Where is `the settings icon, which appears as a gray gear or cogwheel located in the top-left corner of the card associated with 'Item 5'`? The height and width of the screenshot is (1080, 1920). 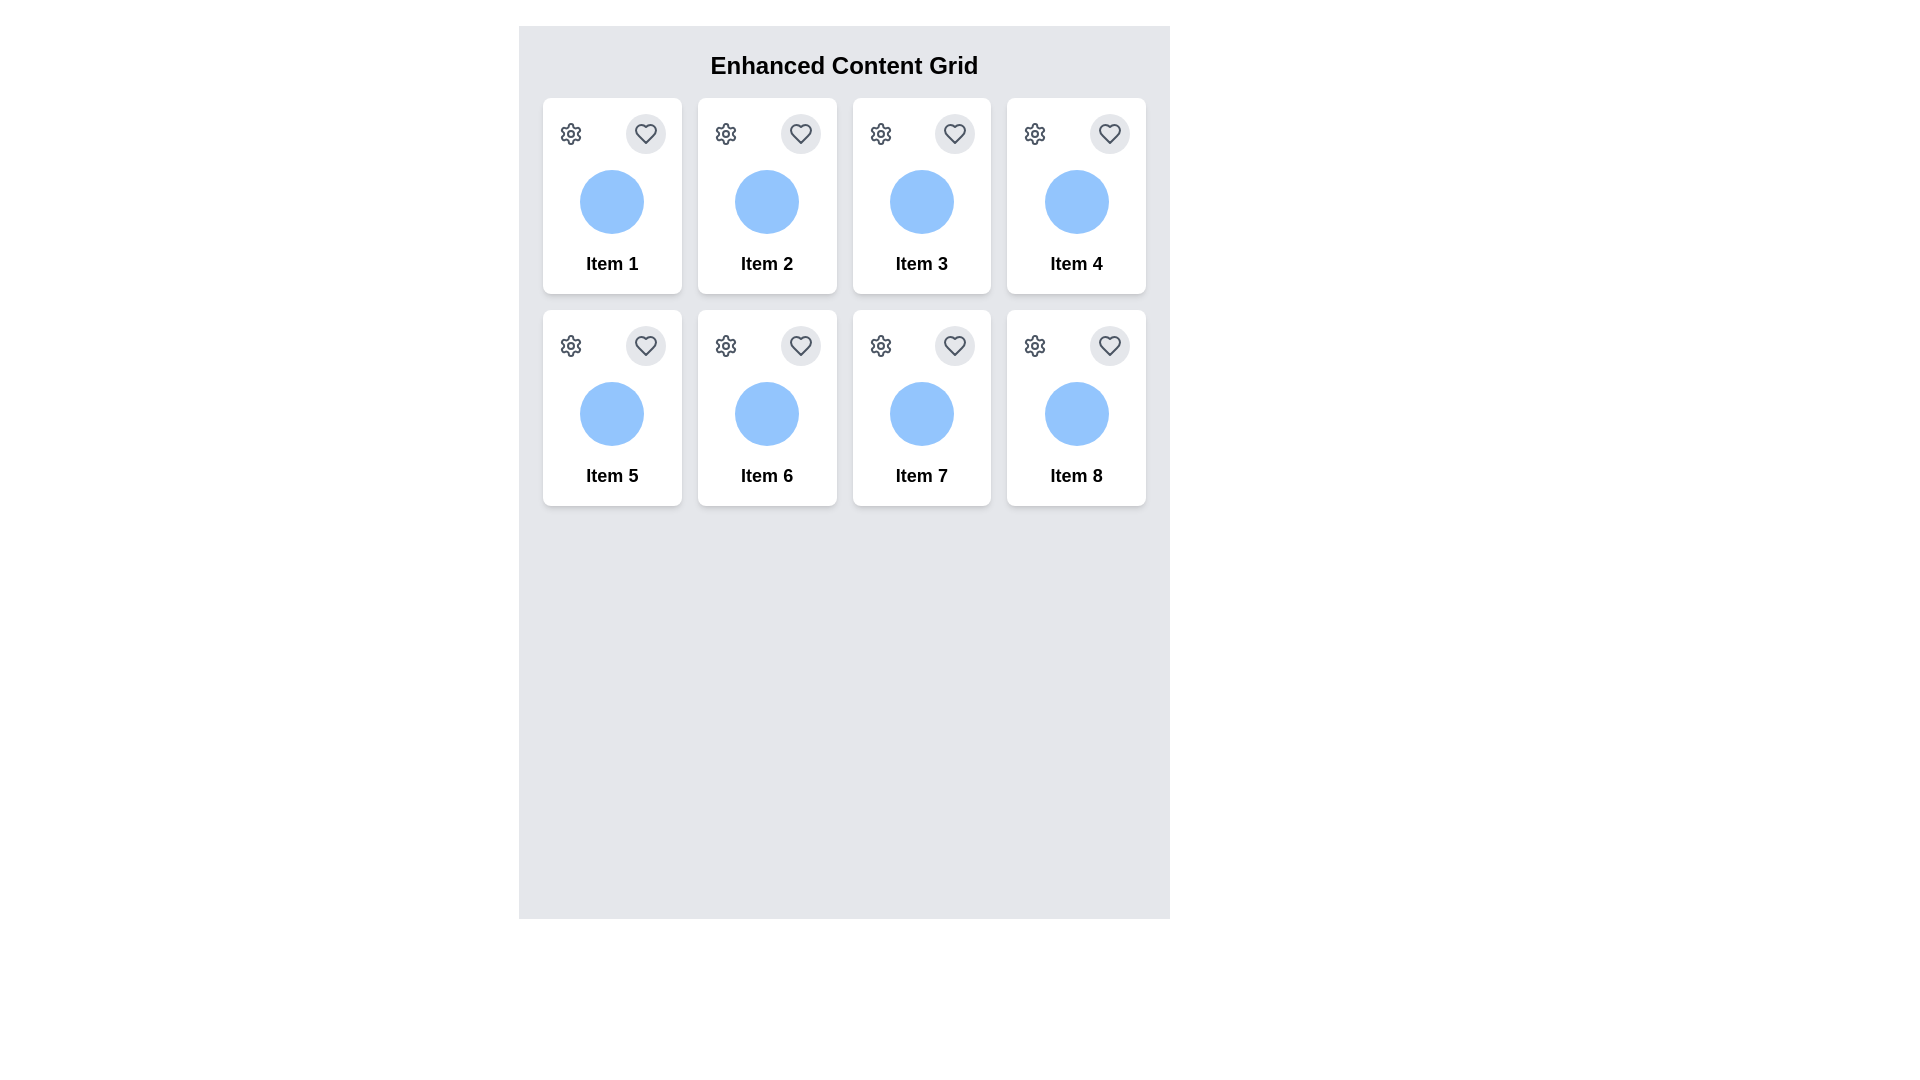
the settings icon, which appears as a gray gear or cogwheel located in the top-left corner of the card associated with 'Item 5' is located at coordinates (570, 345).